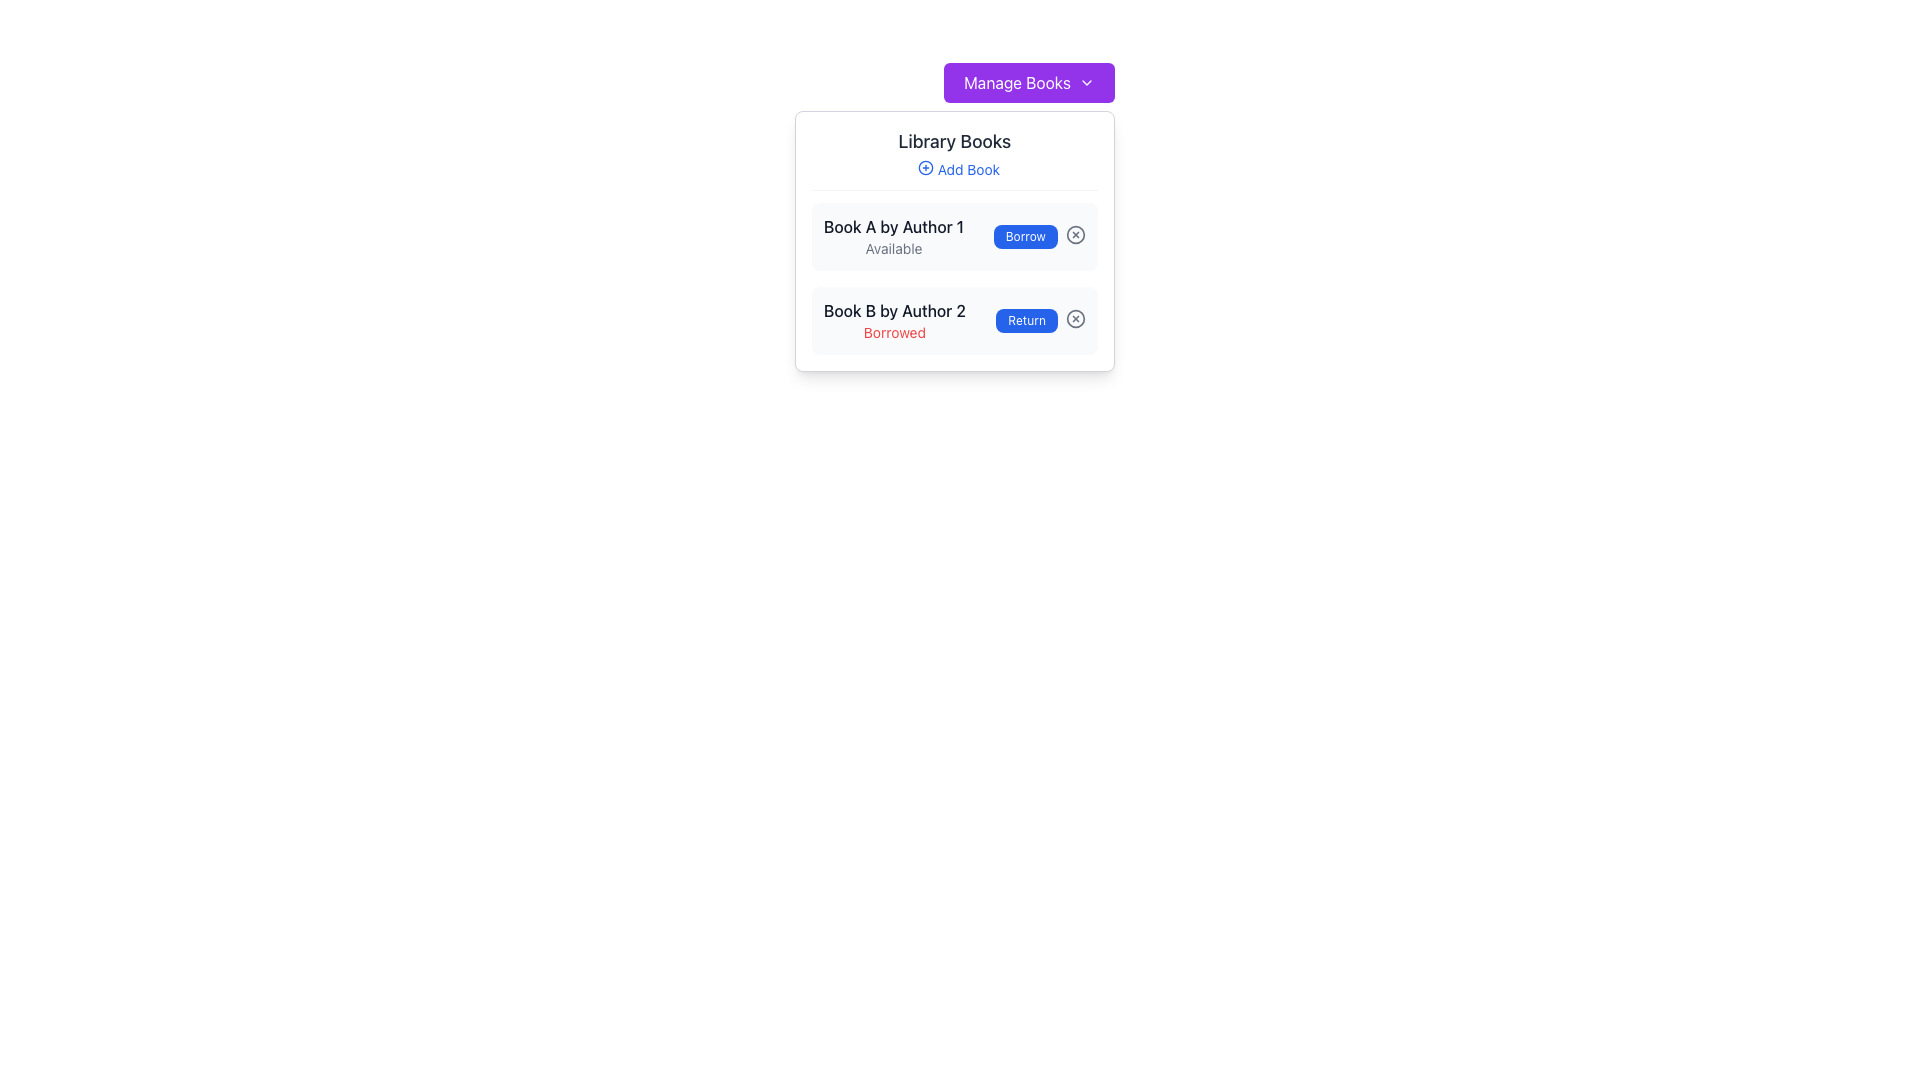 The image size is (1920, 1080). Describe the element at coordinates (892, 235) in the screenshot. I see `the text display showing 'Book A by Author 1' and its availability status 'Available' in the first card of the 'Library Books' section` at that location.